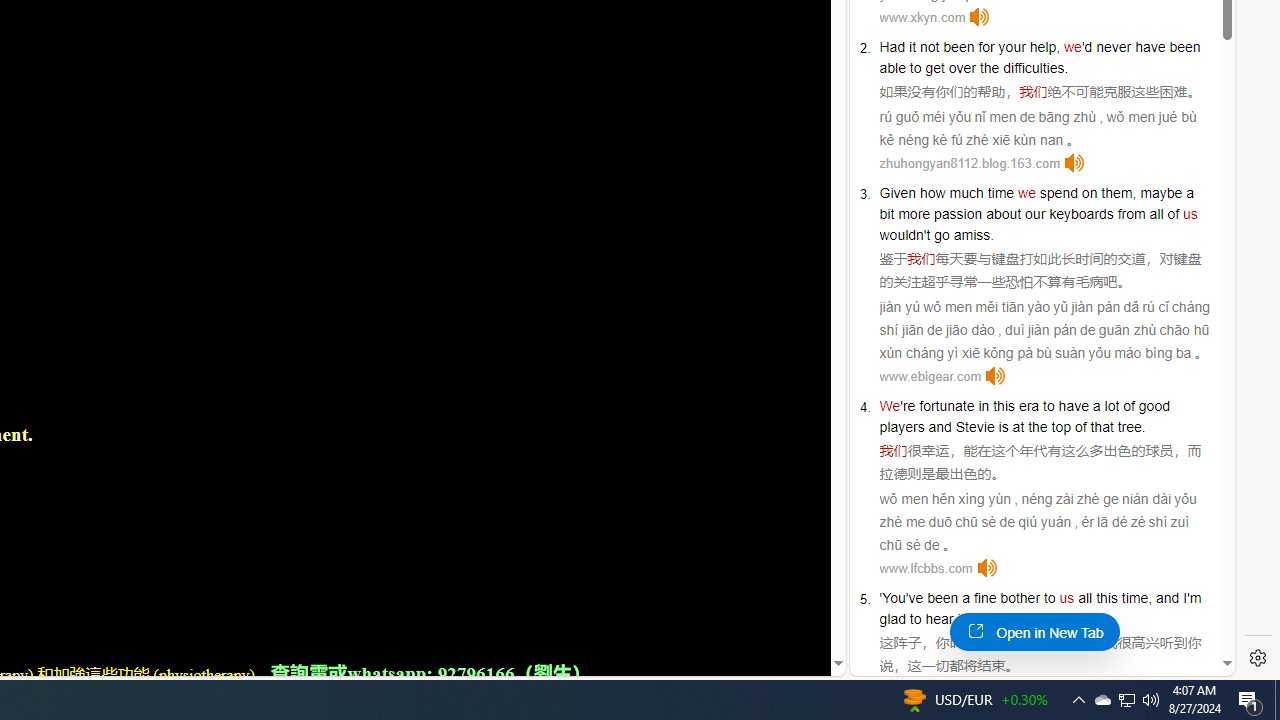 The width and height of the screenshot is (1280, 720). What do you see at coordinates (1131, 213) in the screenshot?
I see `'from'` at bounding box center [1131, 213].